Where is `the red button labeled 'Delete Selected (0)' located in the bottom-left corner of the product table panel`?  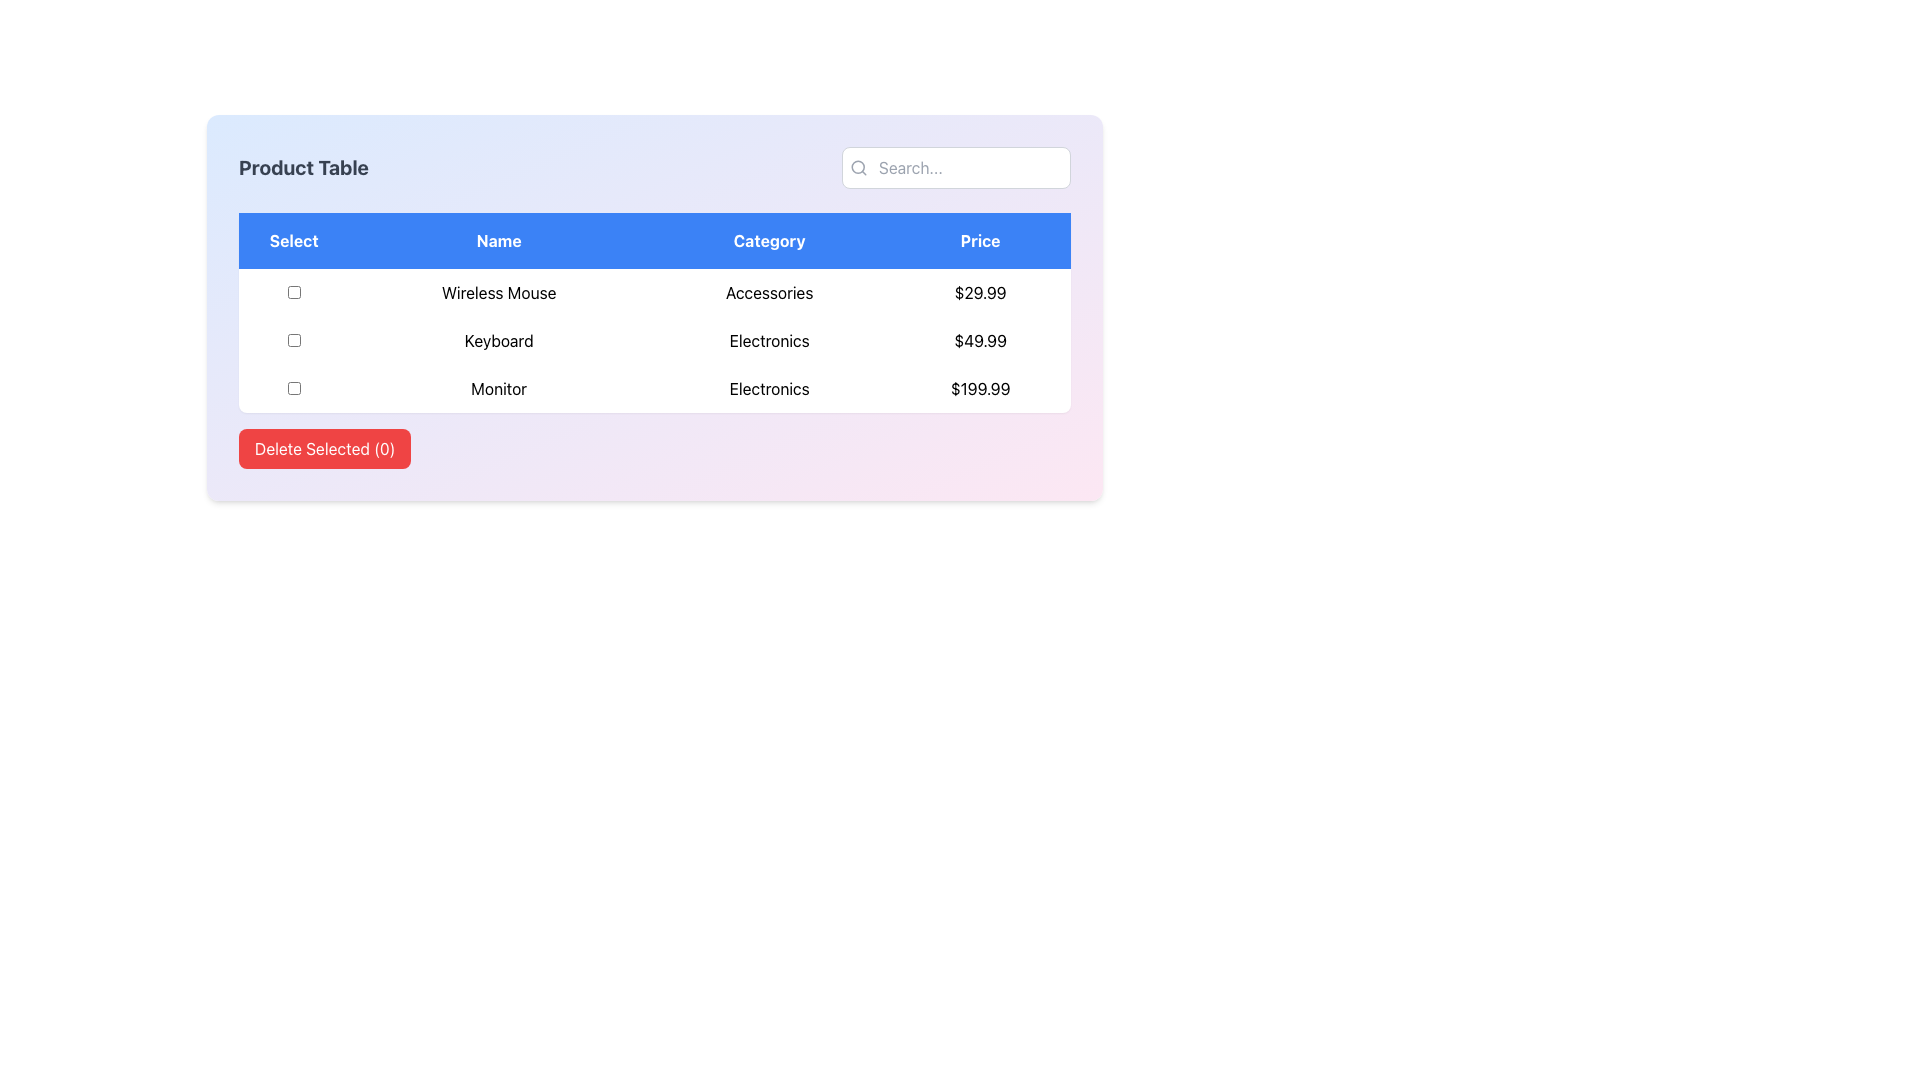 the red button labeled 'Delete Selected (0)' located in the bottom-left corner of the product table panel is located at coordinates (325, 447).